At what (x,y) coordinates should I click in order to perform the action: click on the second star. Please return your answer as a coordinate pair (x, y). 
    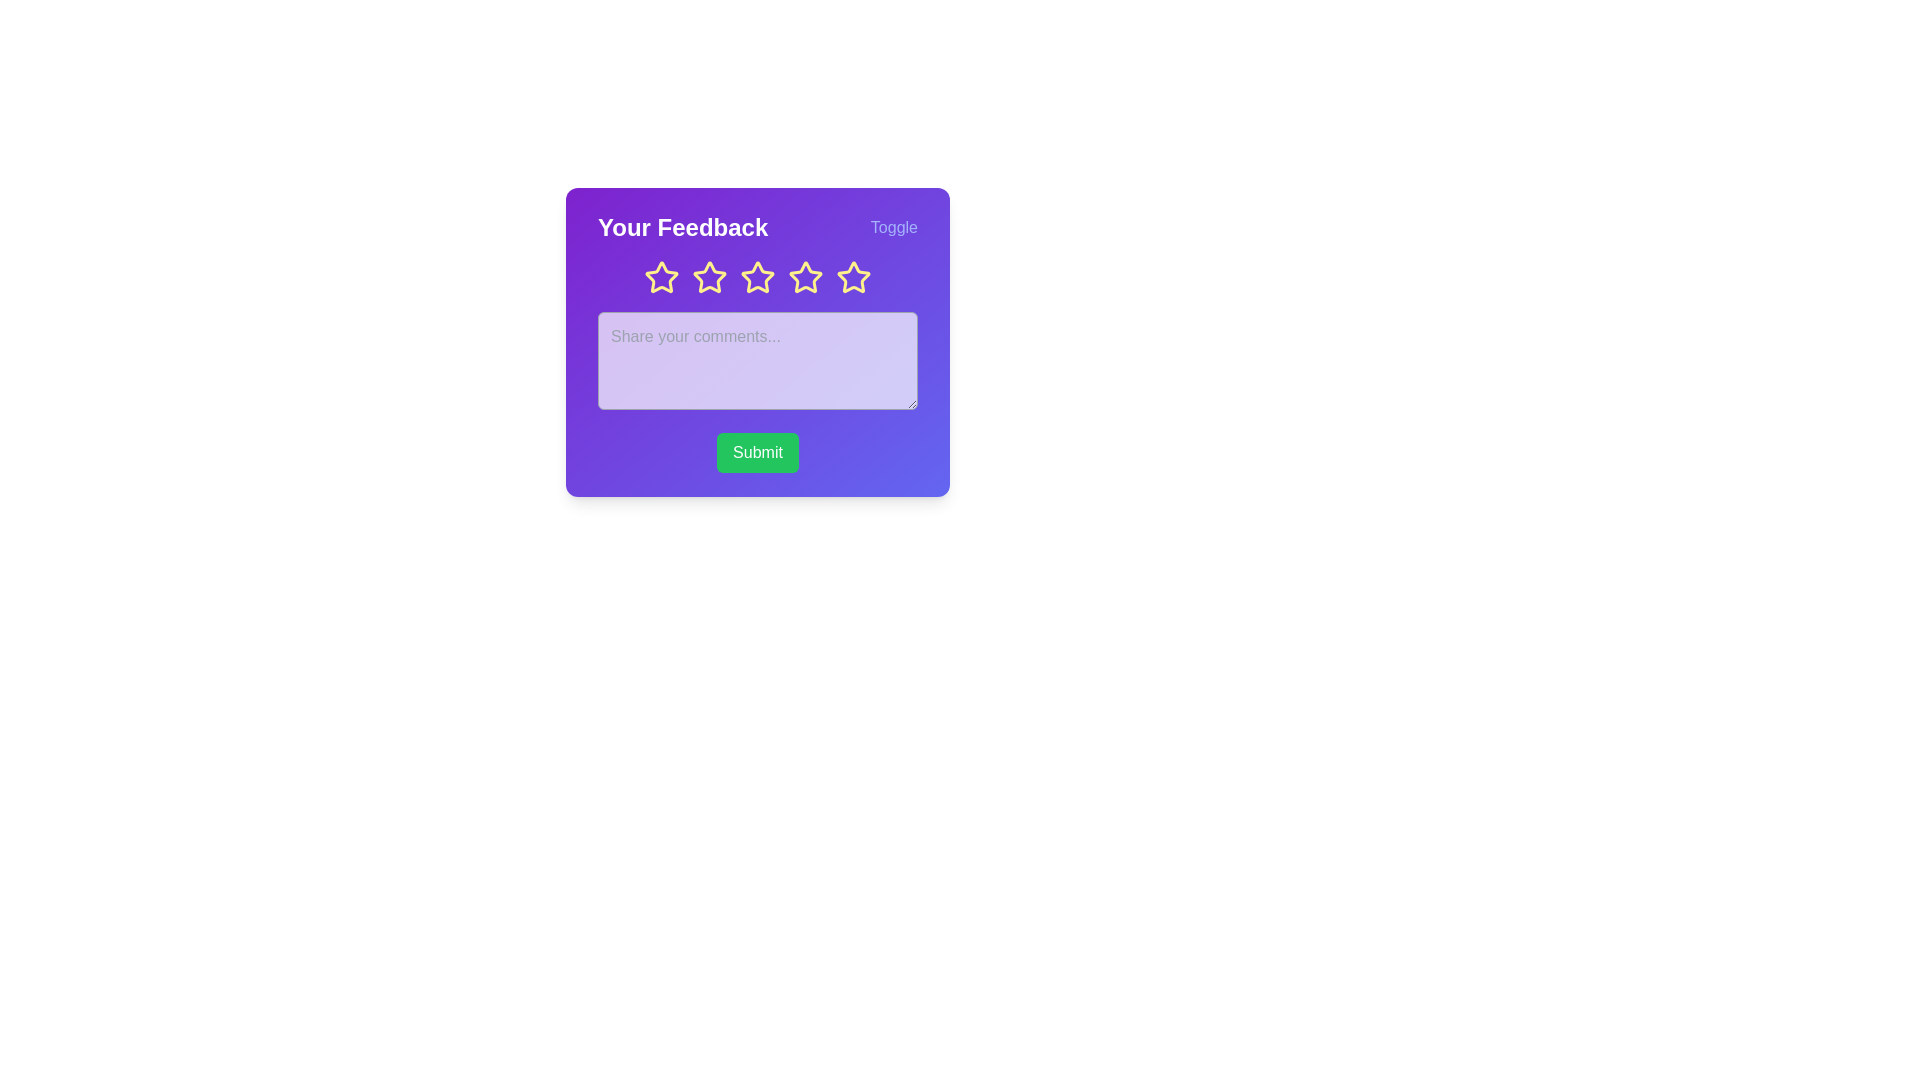
    Looking at the image, I should click on (710, 277).